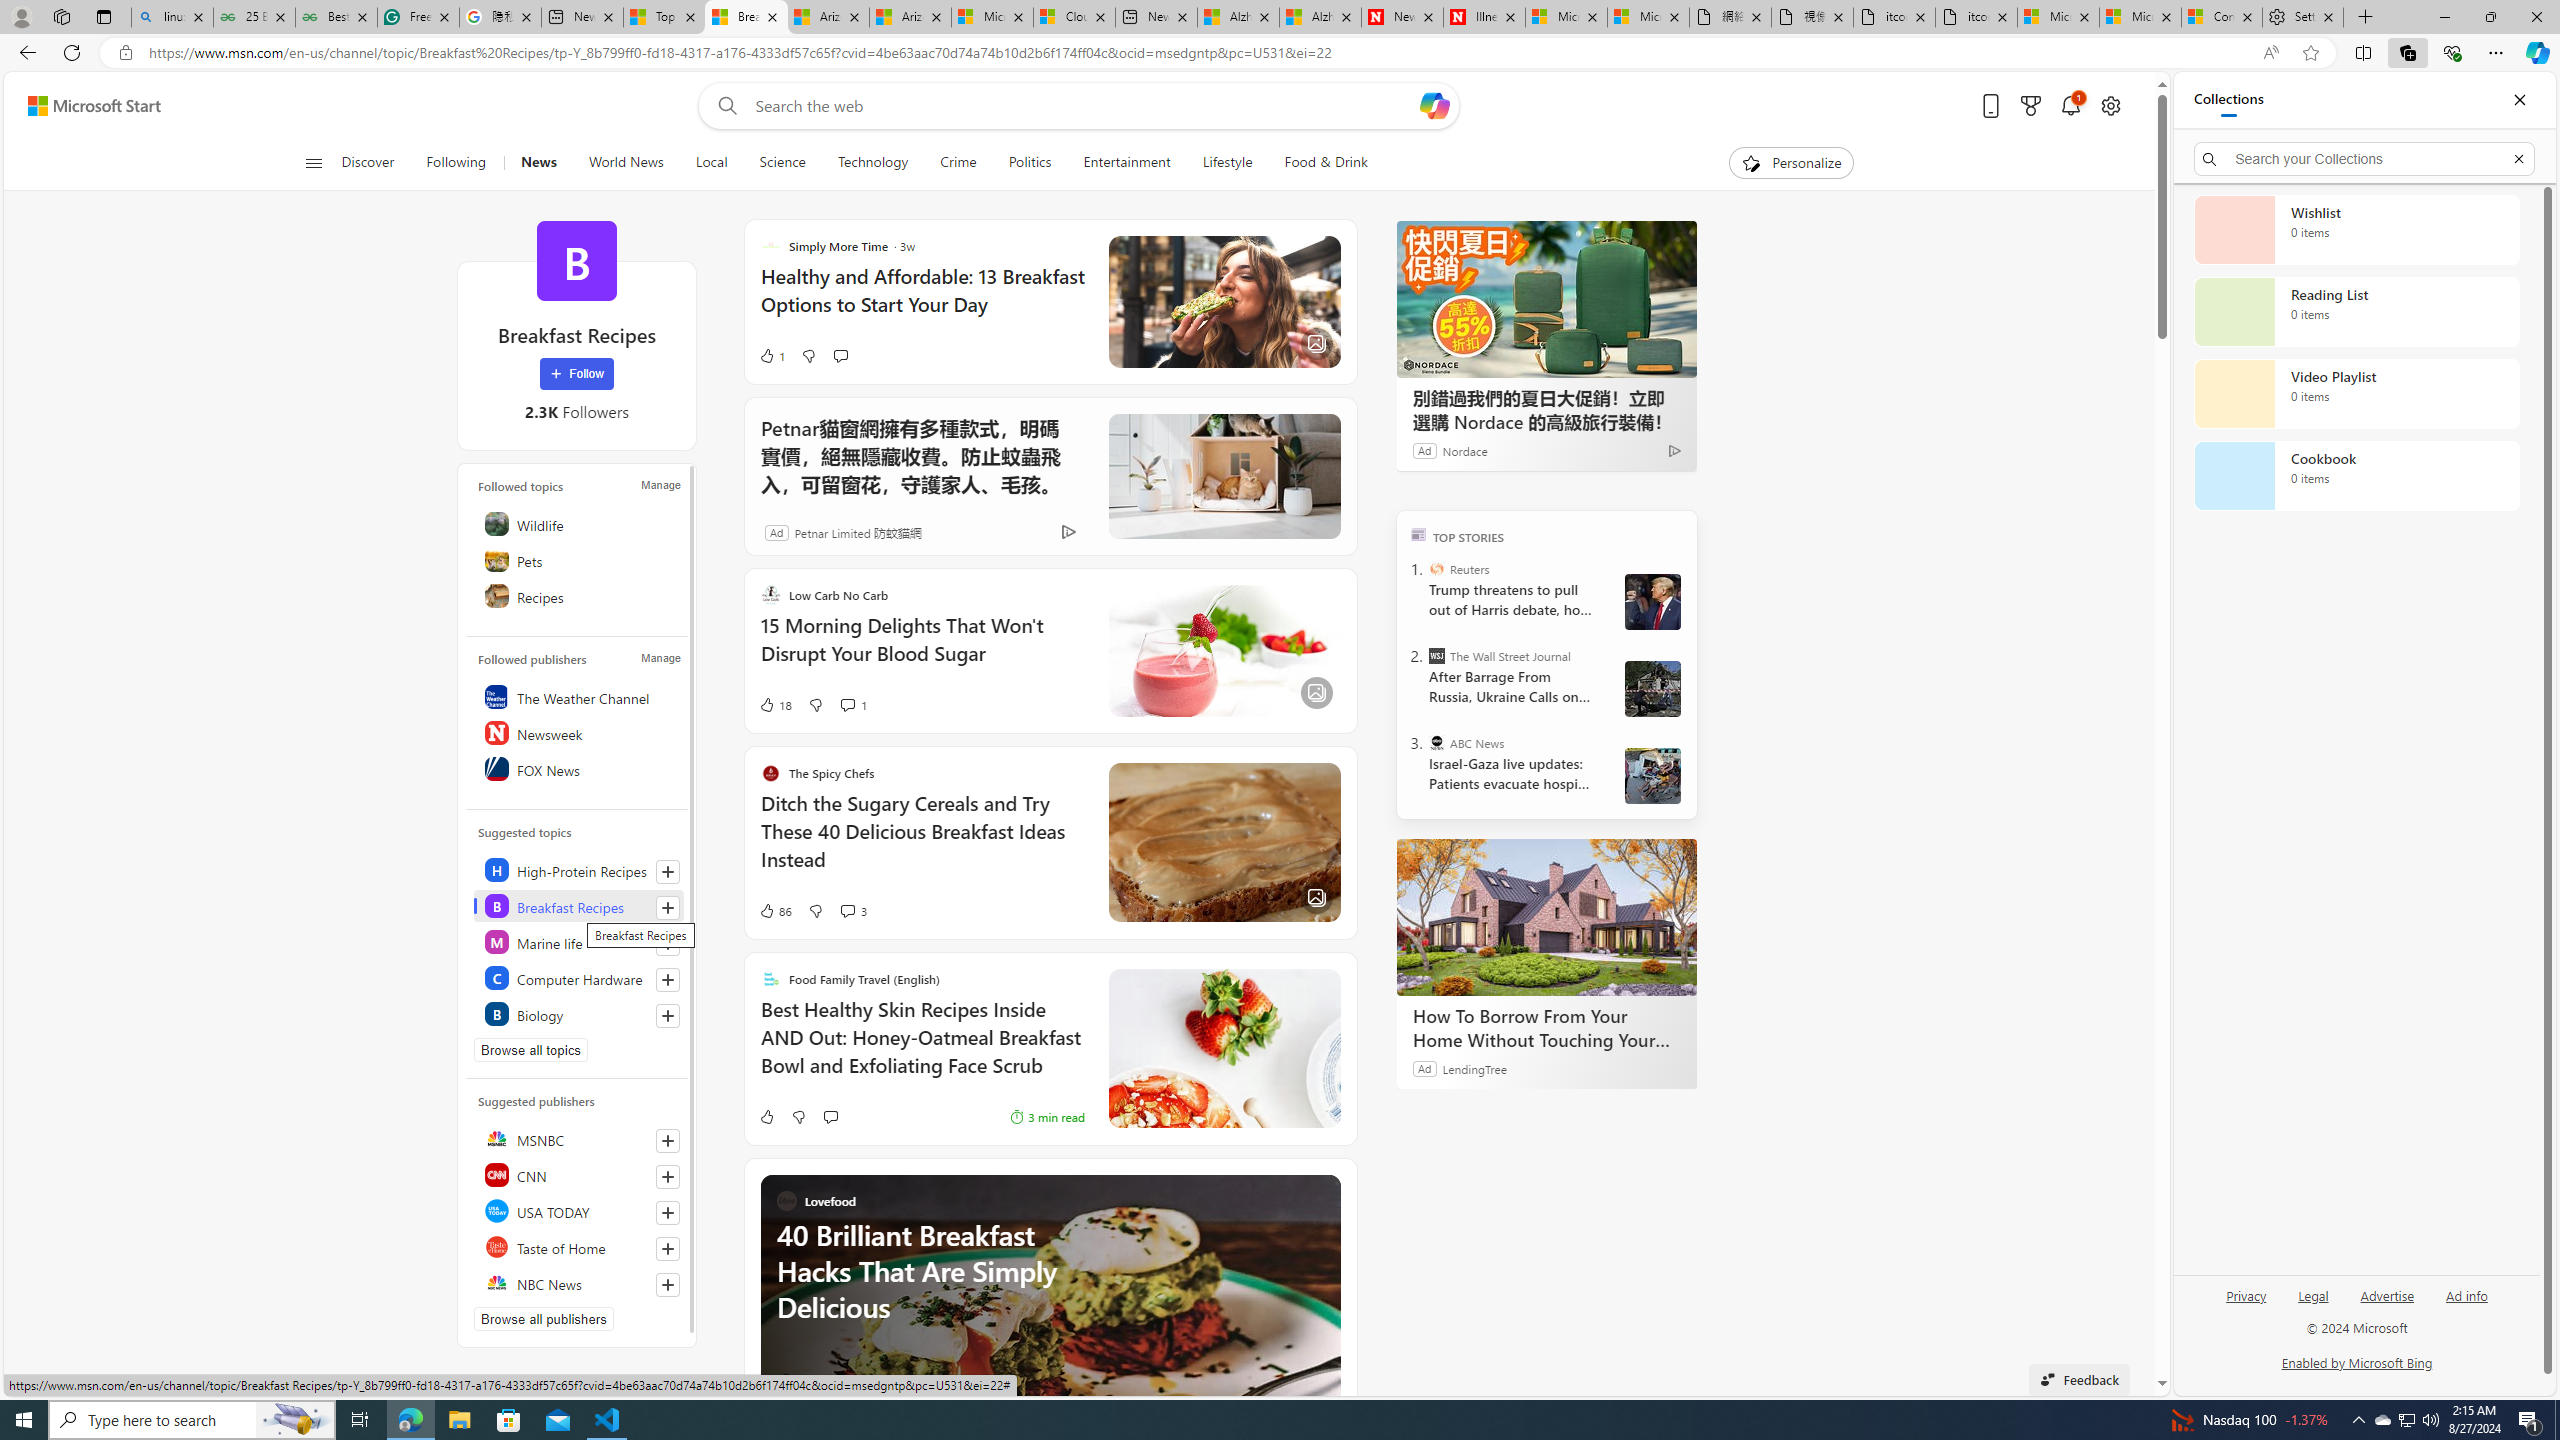  What do you see at coordinates (957, 162) in the screenshot?
I see `'Crime'` at bounding box center [957, 162].